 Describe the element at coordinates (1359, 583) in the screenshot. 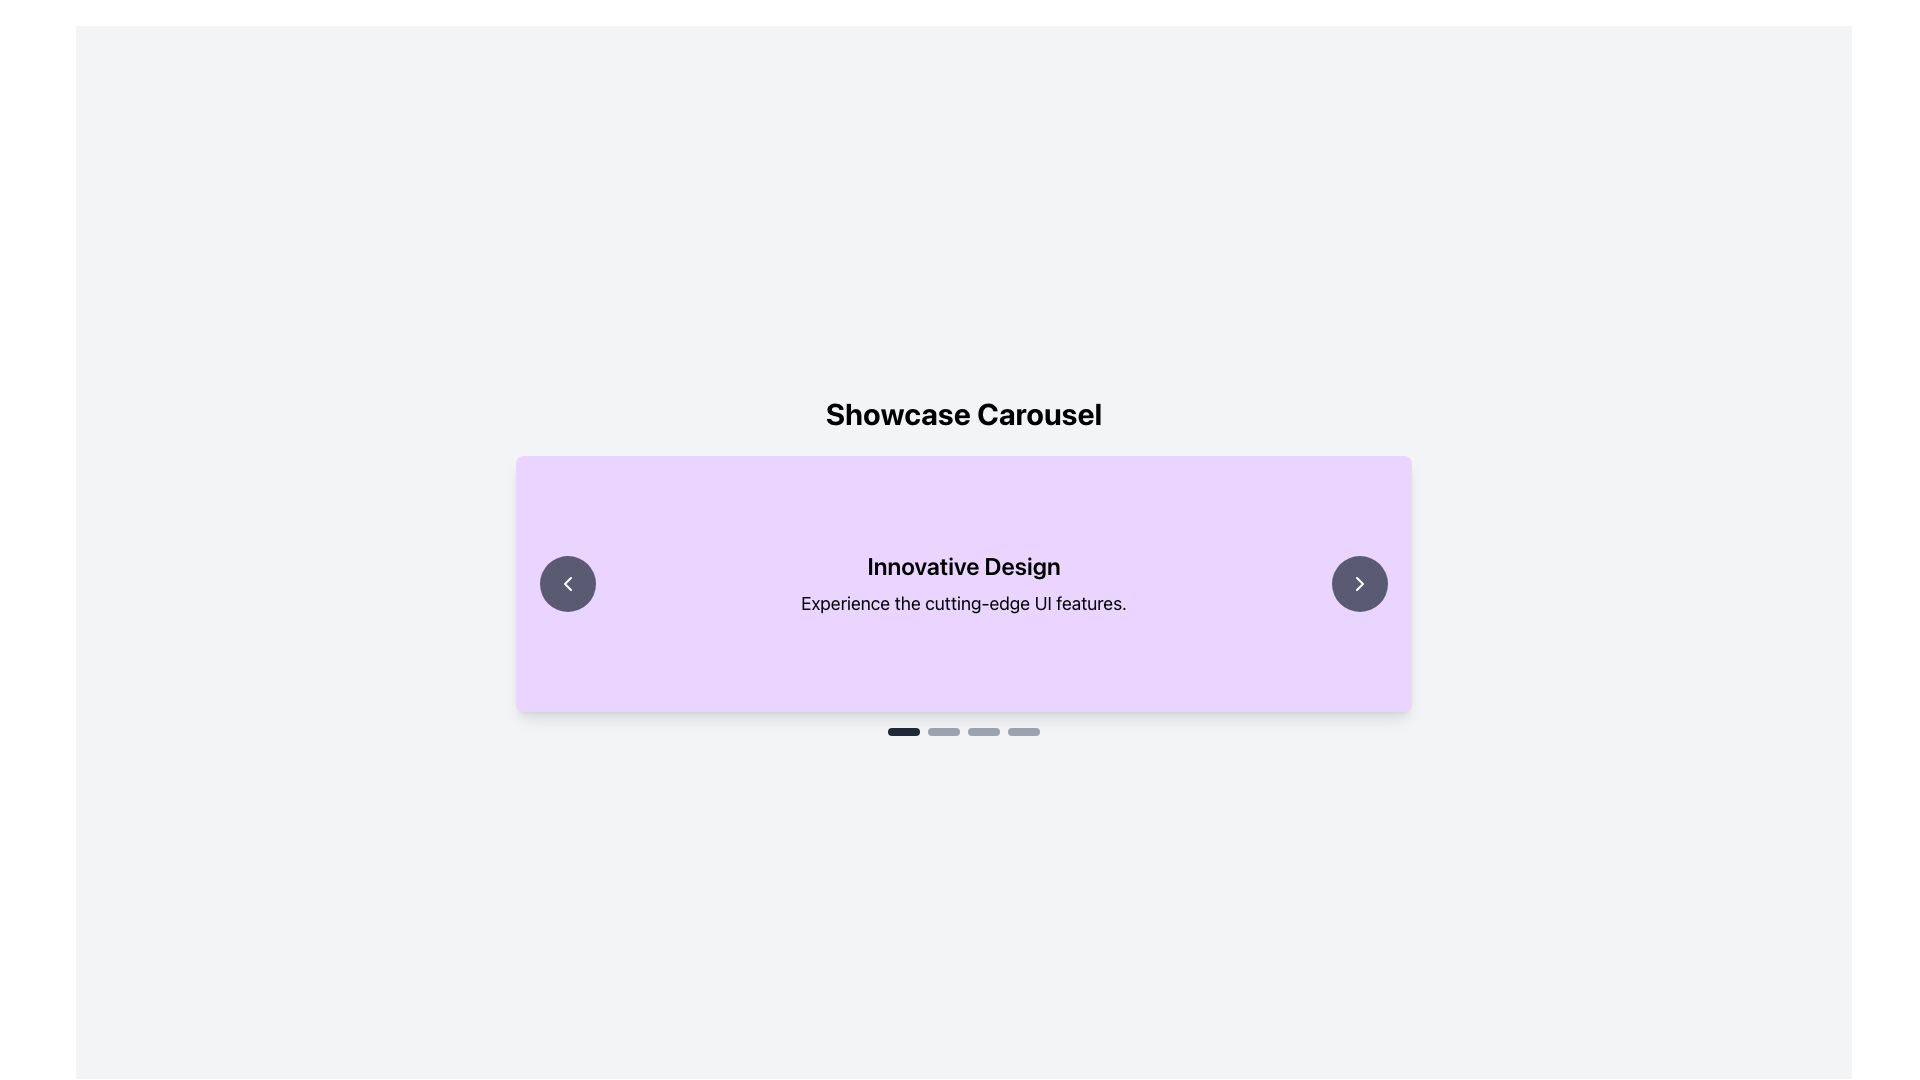

I see `the Triangular chevron icon located in the right side of the purple rectangular area` at that location.